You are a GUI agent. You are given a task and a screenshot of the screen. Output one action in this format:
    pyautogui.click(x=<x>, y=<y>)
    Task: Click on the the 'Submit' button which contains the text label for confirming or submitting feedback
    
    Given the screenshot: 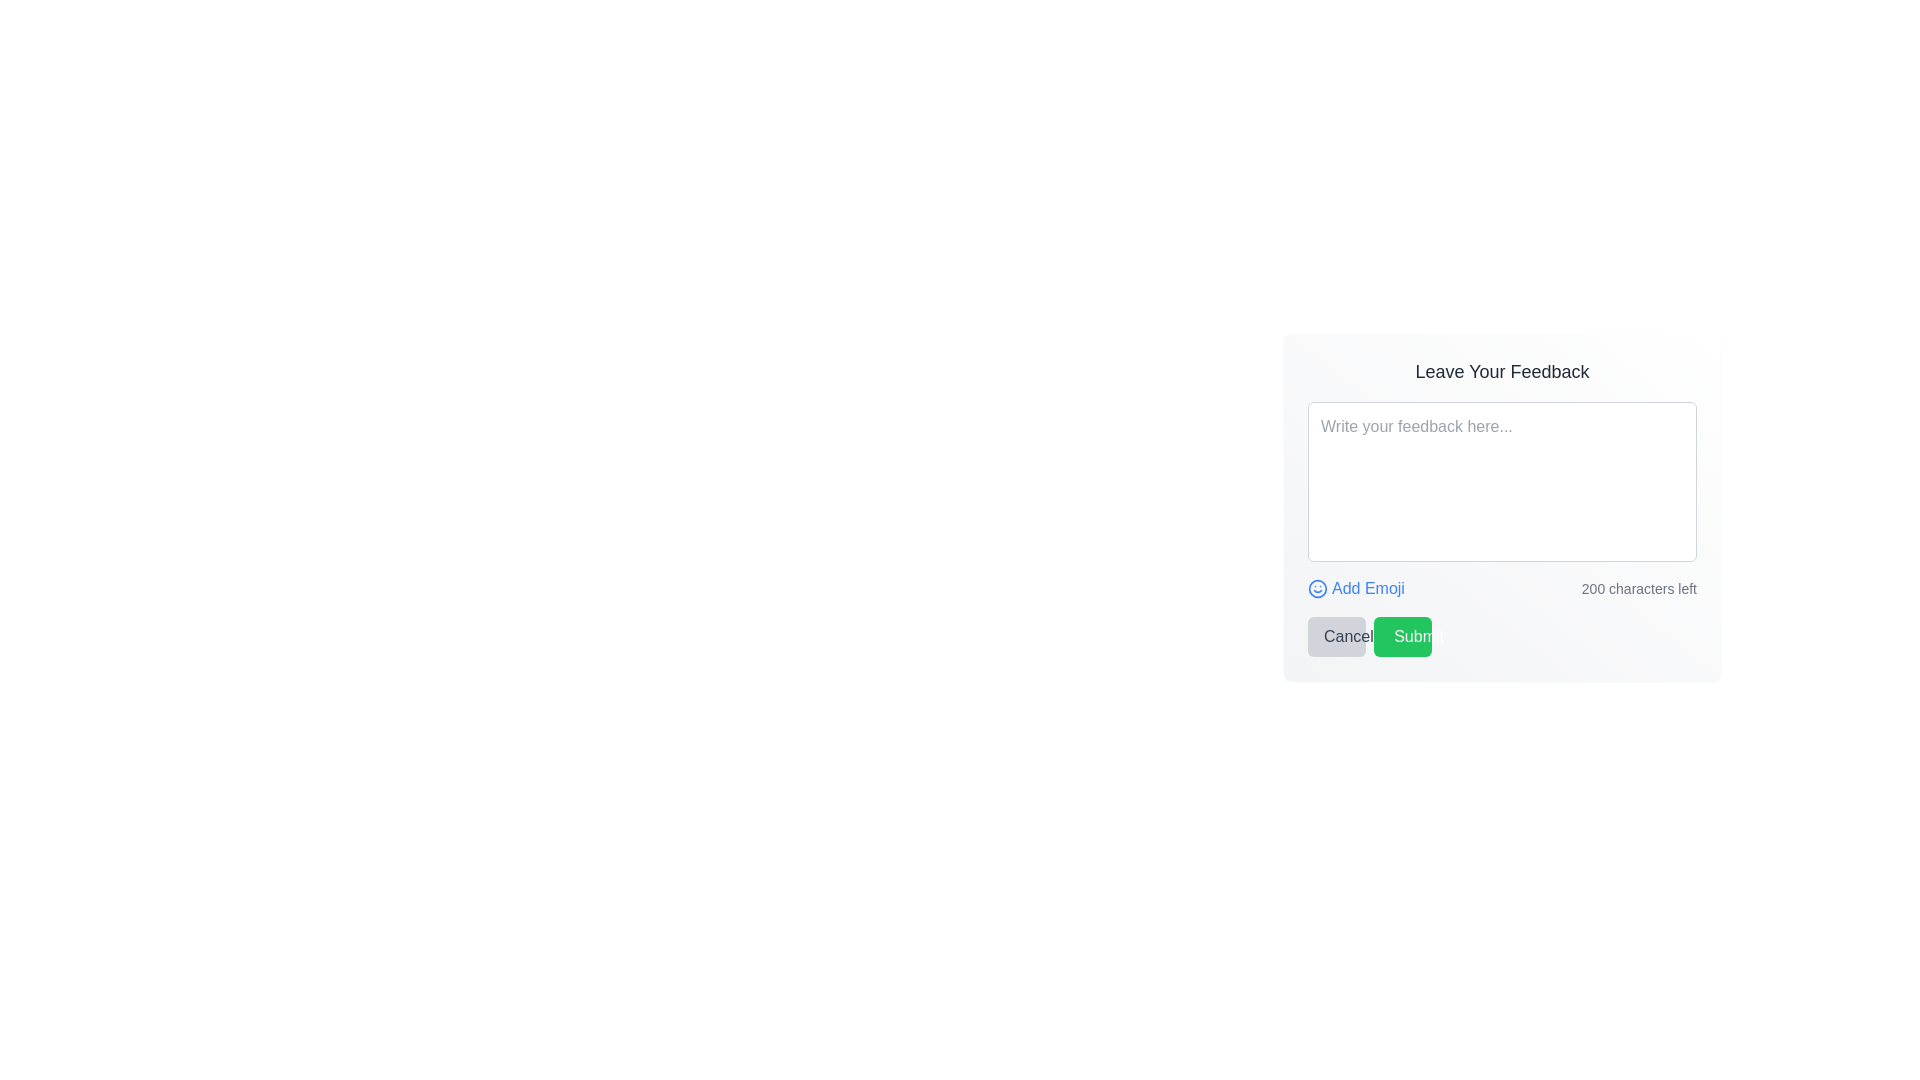 What is the action you would take?
    pyautogui.click(x=1418, y=636)
    